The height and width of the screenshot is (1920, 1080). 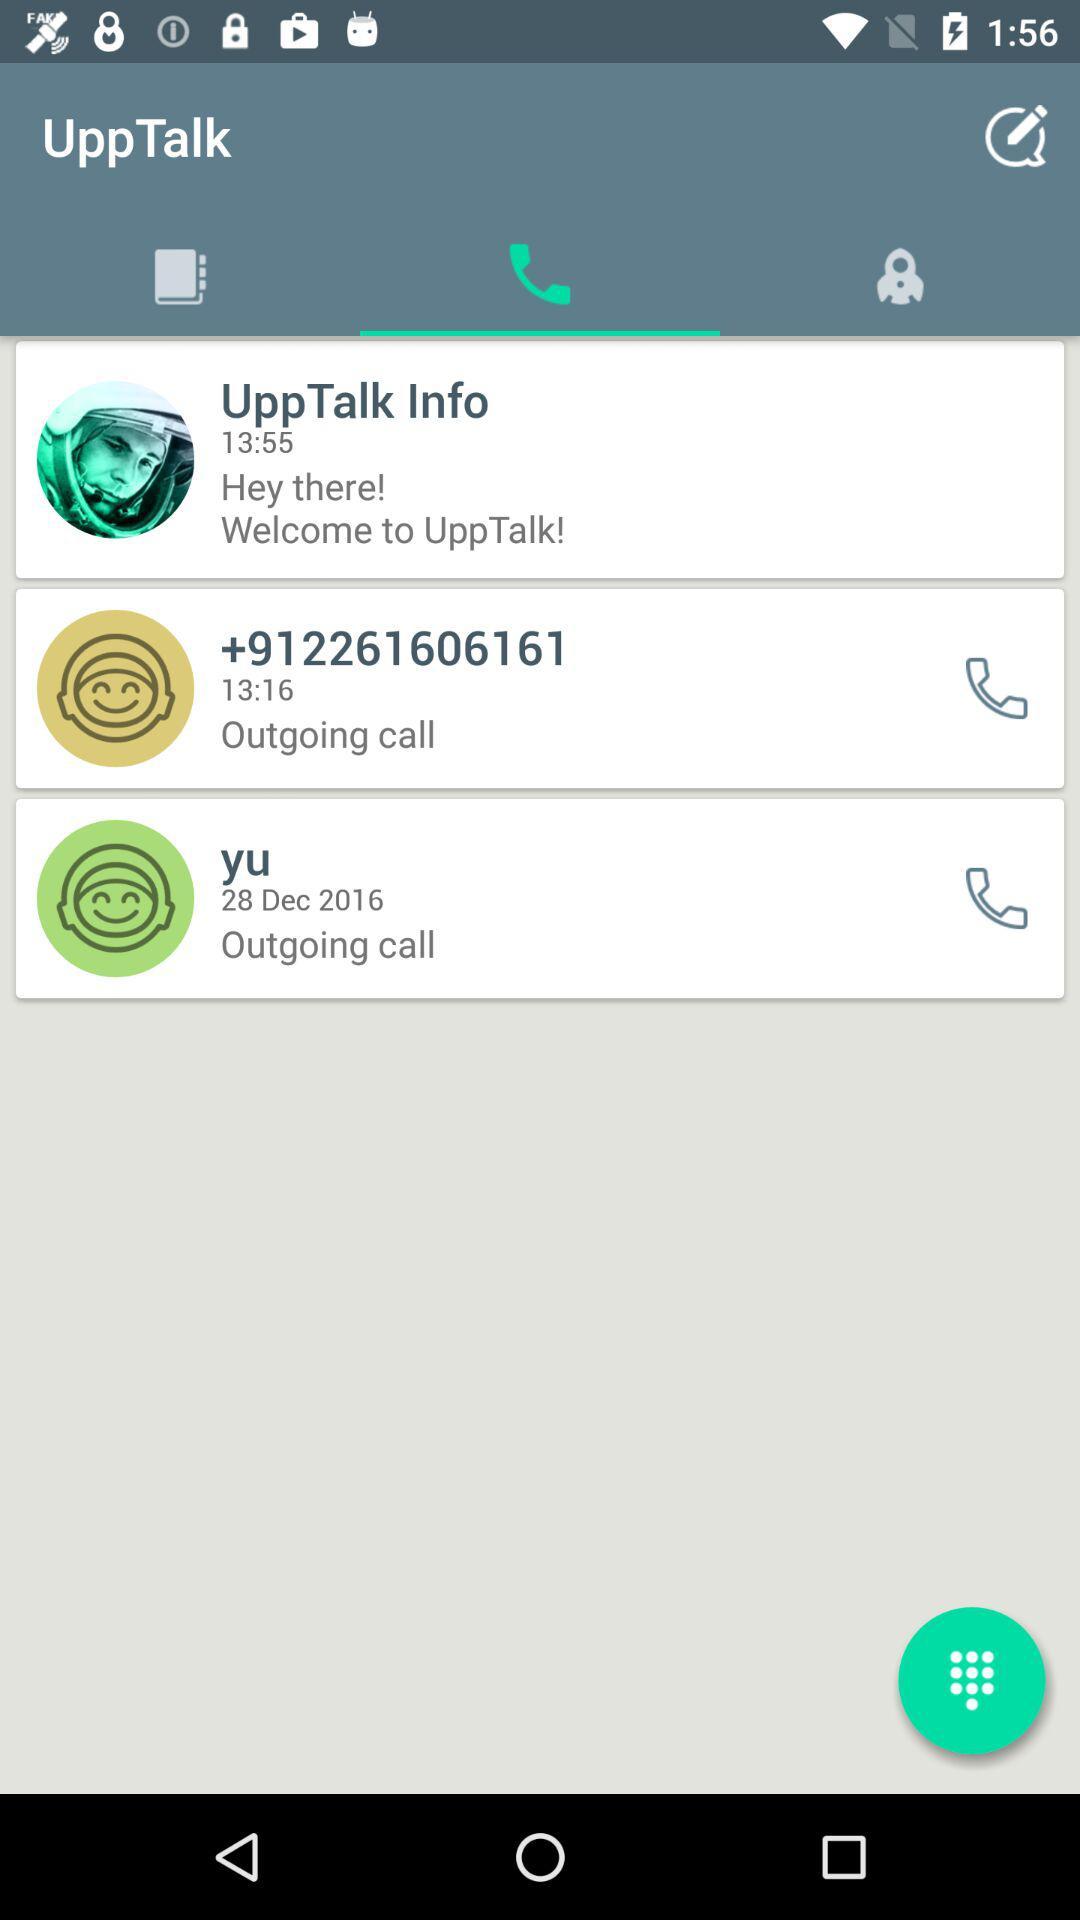 What do you see at coordinates (1009, 897) in the screenshot?
I see `call button` at bounding box center [1009, 897].